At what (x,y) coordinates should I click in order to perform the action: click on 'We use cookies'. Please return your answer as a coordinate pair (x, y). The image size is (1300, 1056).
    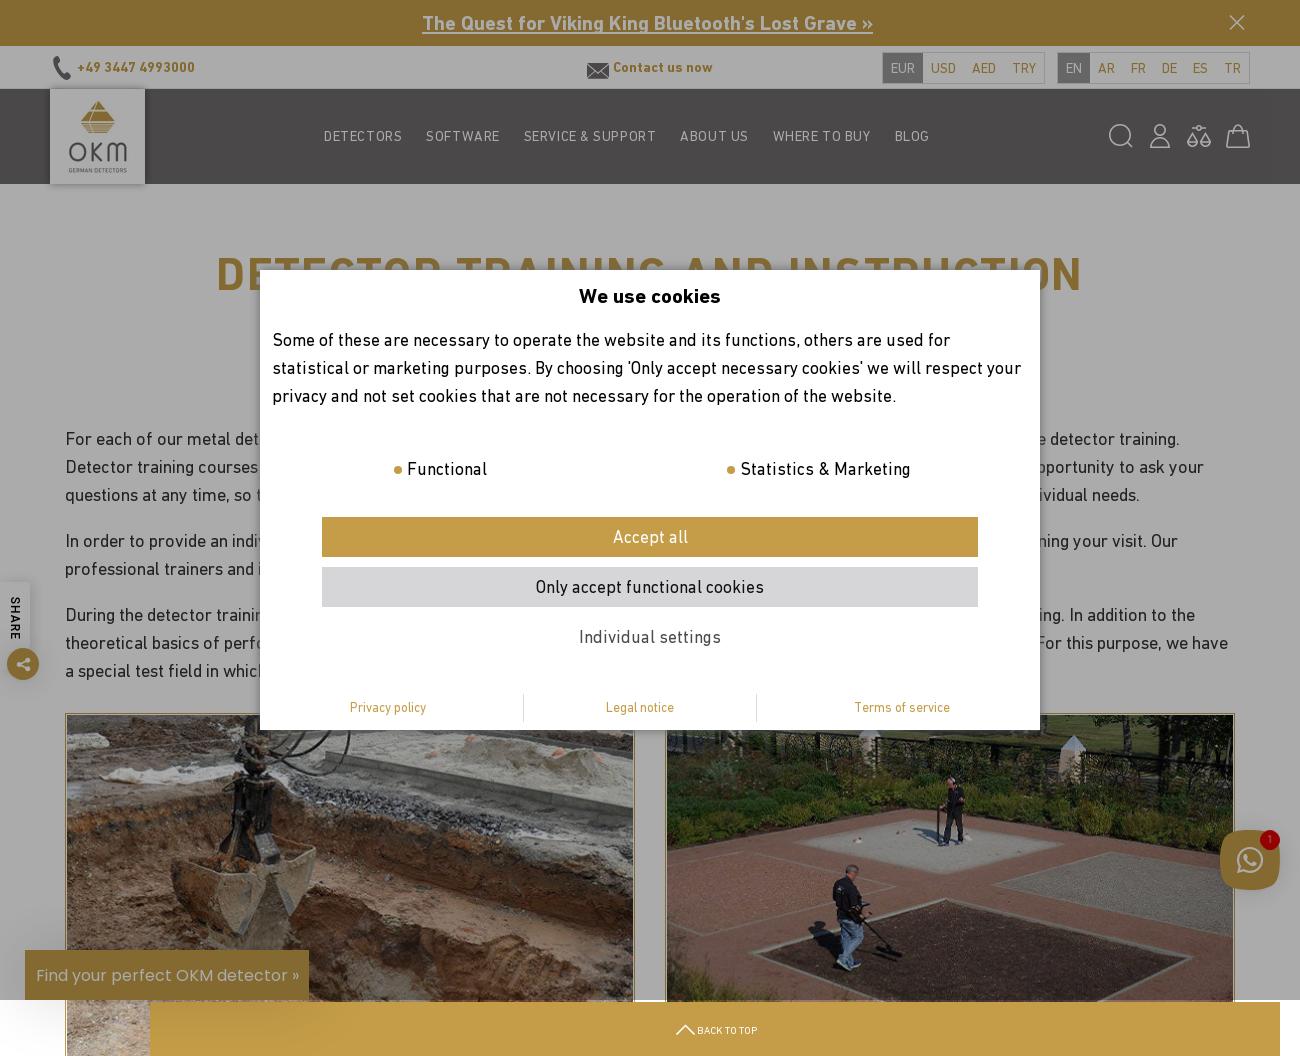
    Looking at the image, I should click on (650, 295).